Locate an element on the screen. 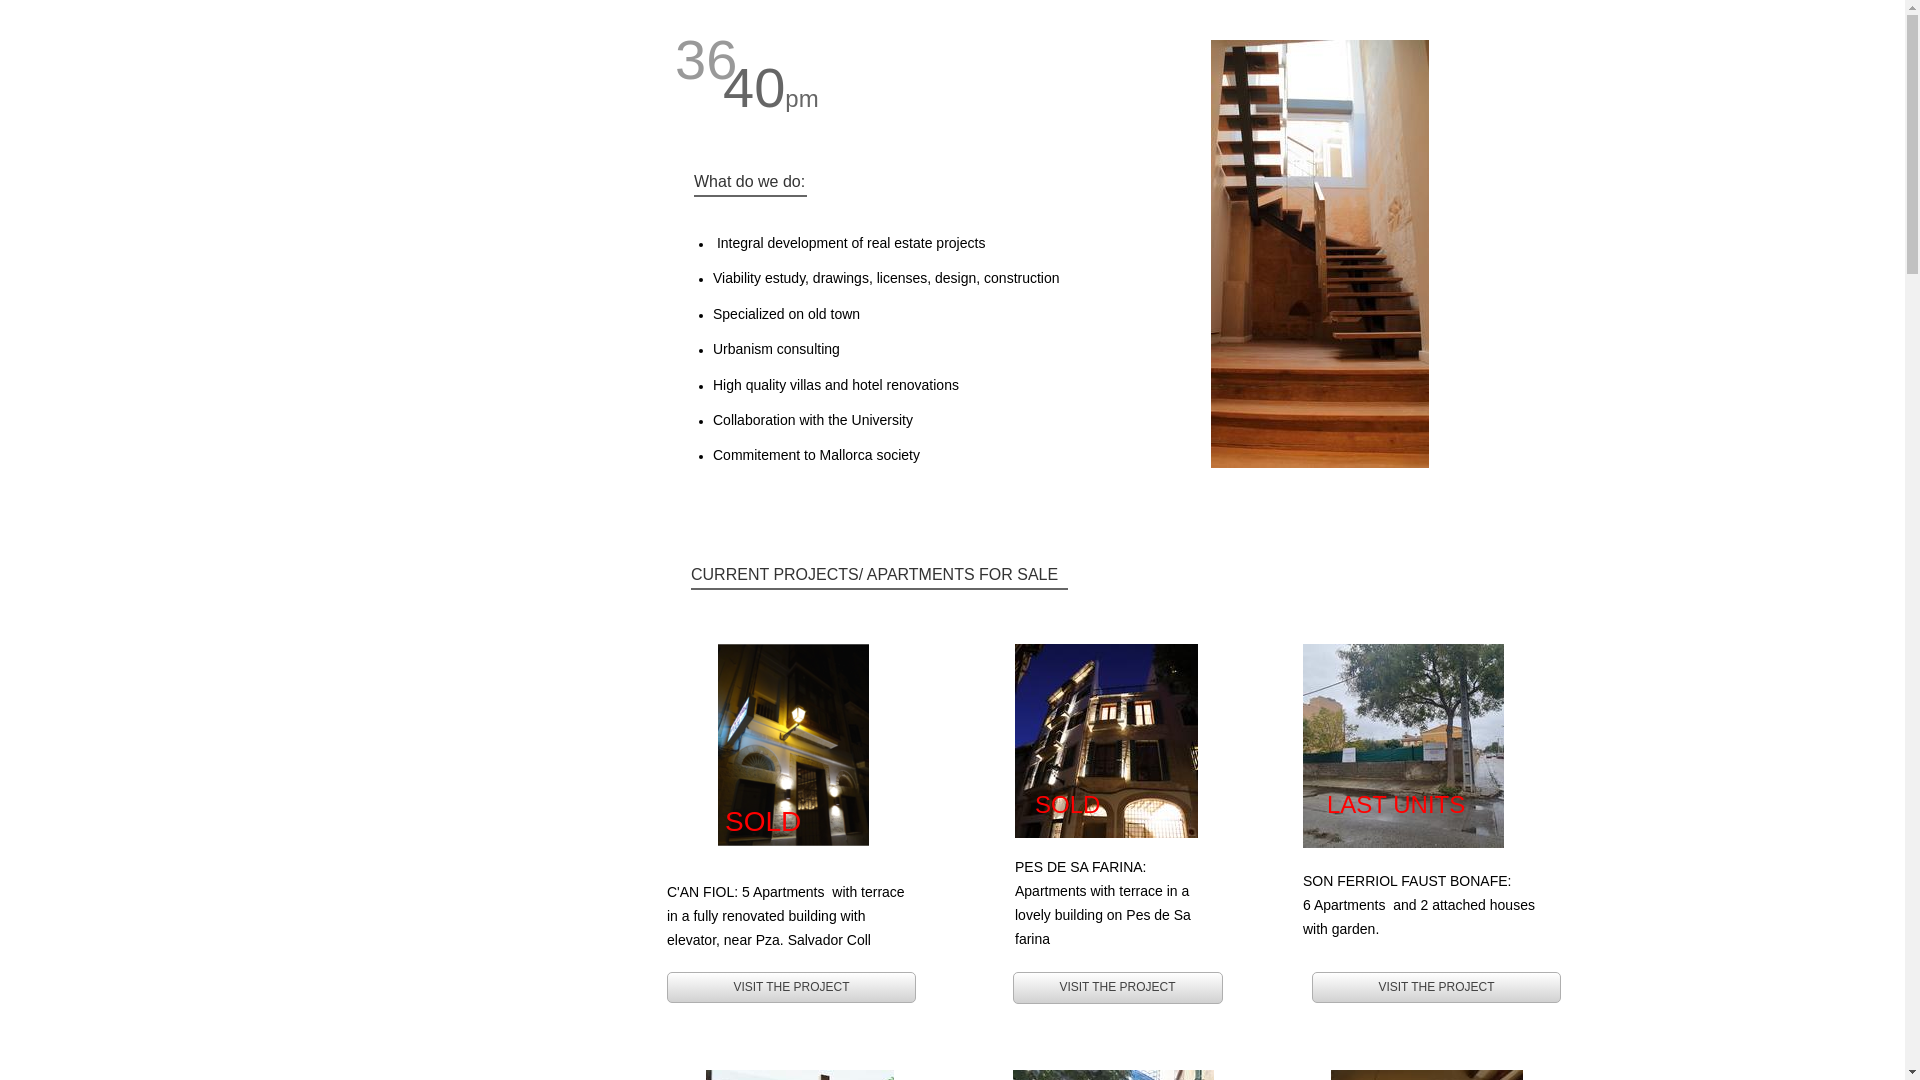 The width and height of the screenshot is (1920, 1080). 'VISIT THE PROJECT' is located at coordinates (1435, 986).